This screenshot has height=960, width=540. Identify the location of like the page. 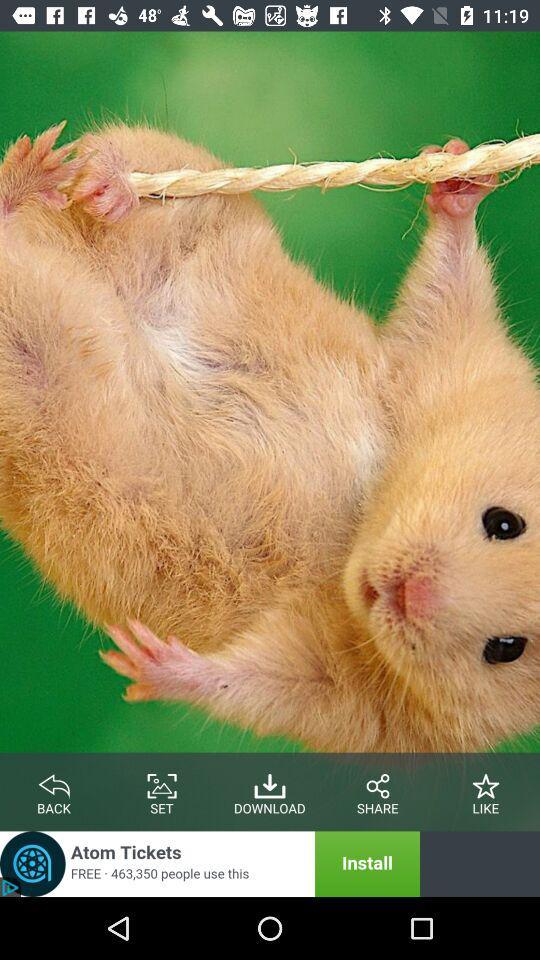
(485, 782).